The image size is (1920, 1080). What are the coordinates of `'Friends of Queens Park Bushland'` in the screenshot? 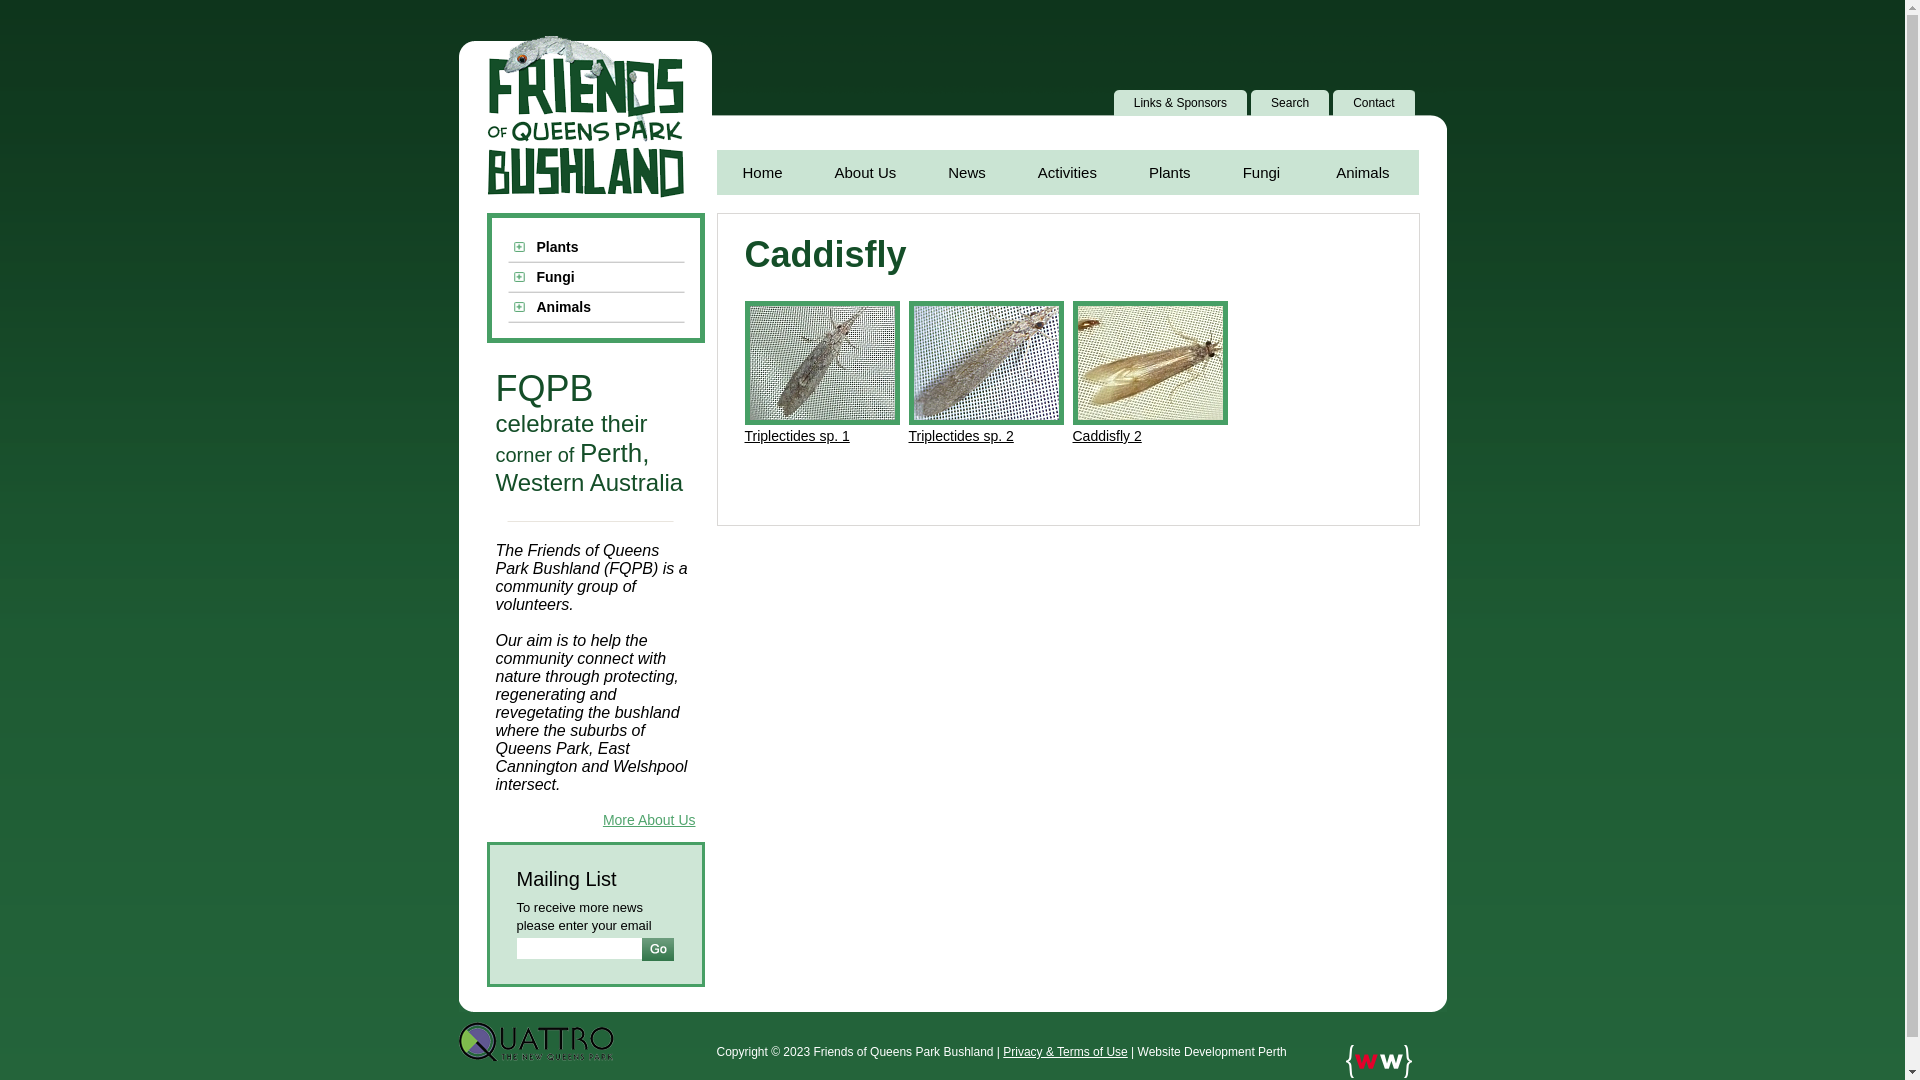 It's located at (583, 117).